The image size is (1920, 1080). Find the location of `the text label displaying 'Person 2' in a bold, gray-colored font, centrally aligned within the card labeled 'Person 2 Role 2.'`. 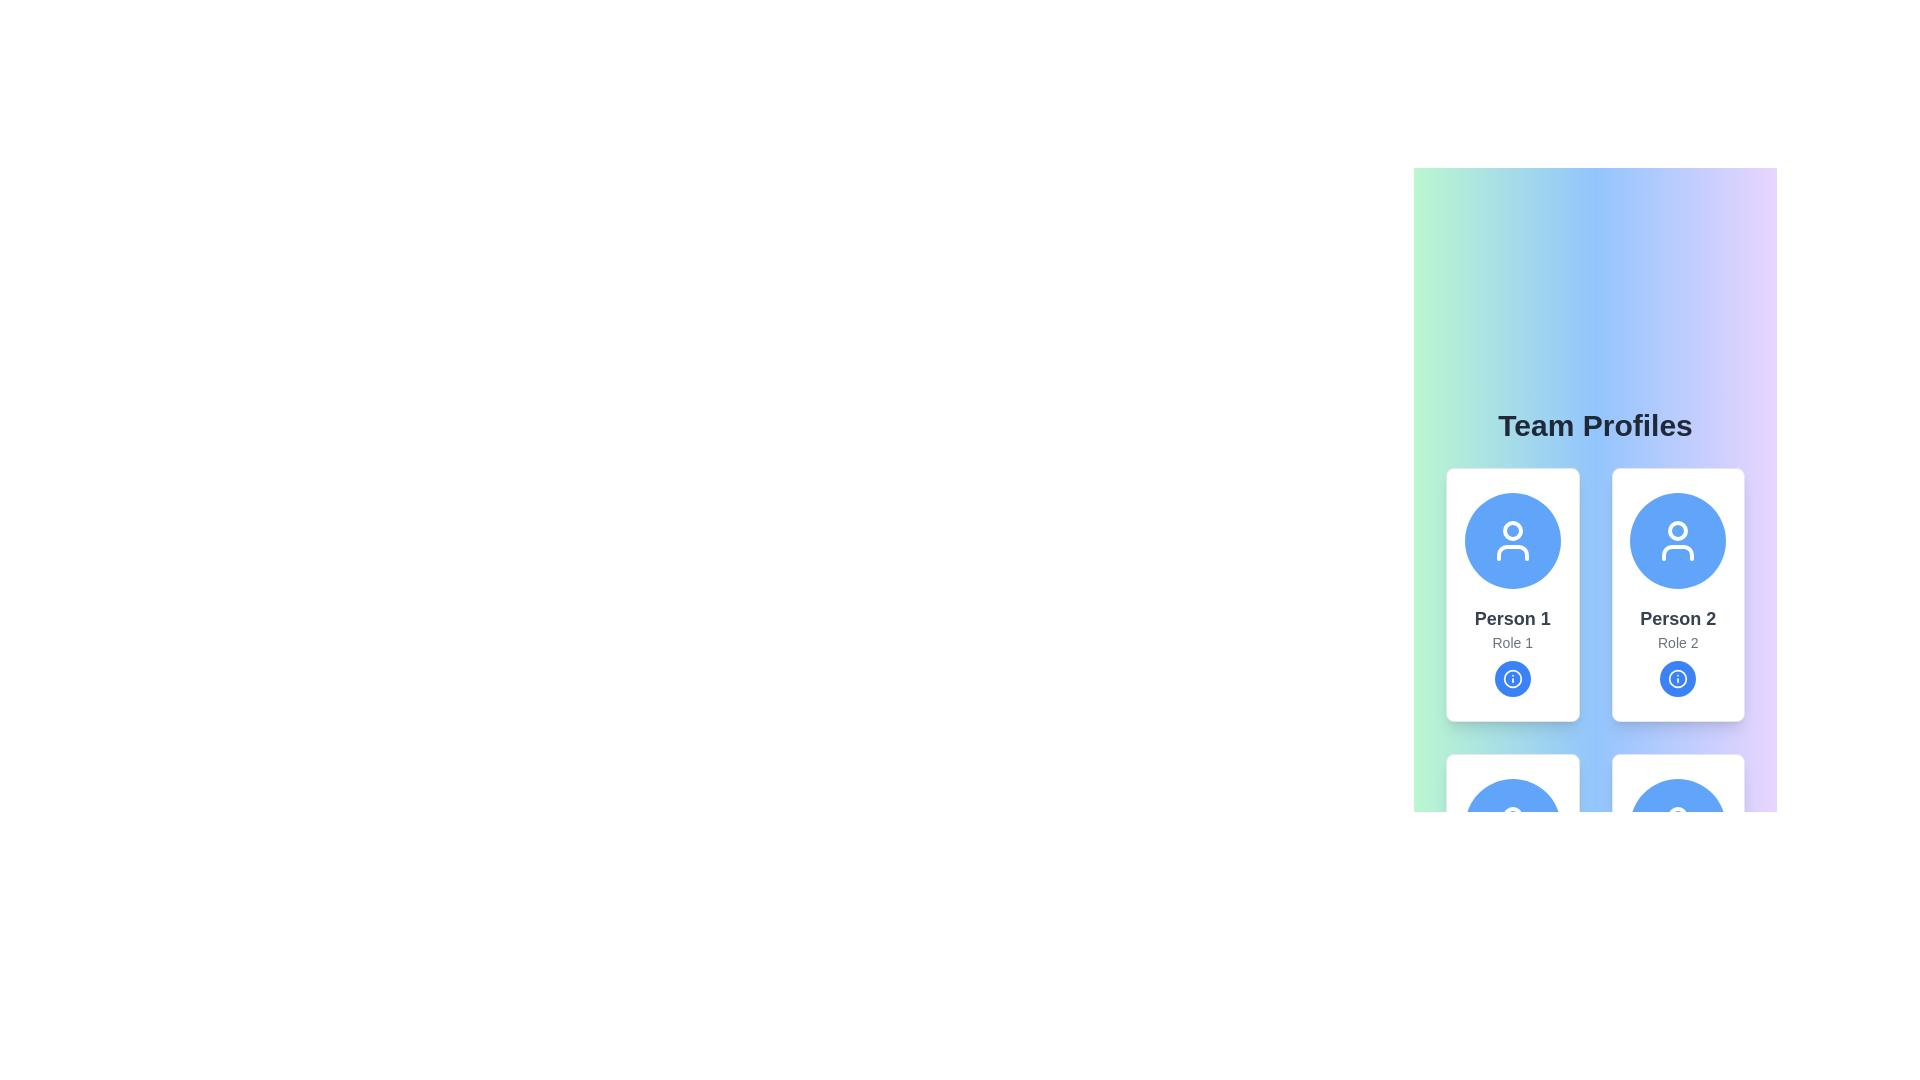

the text label displaying 'Person 2' in a bold, gray-colored font, centrally aligned within the card labeled 'Person 2 Role 2.' is located at coordinates (1678, 617).